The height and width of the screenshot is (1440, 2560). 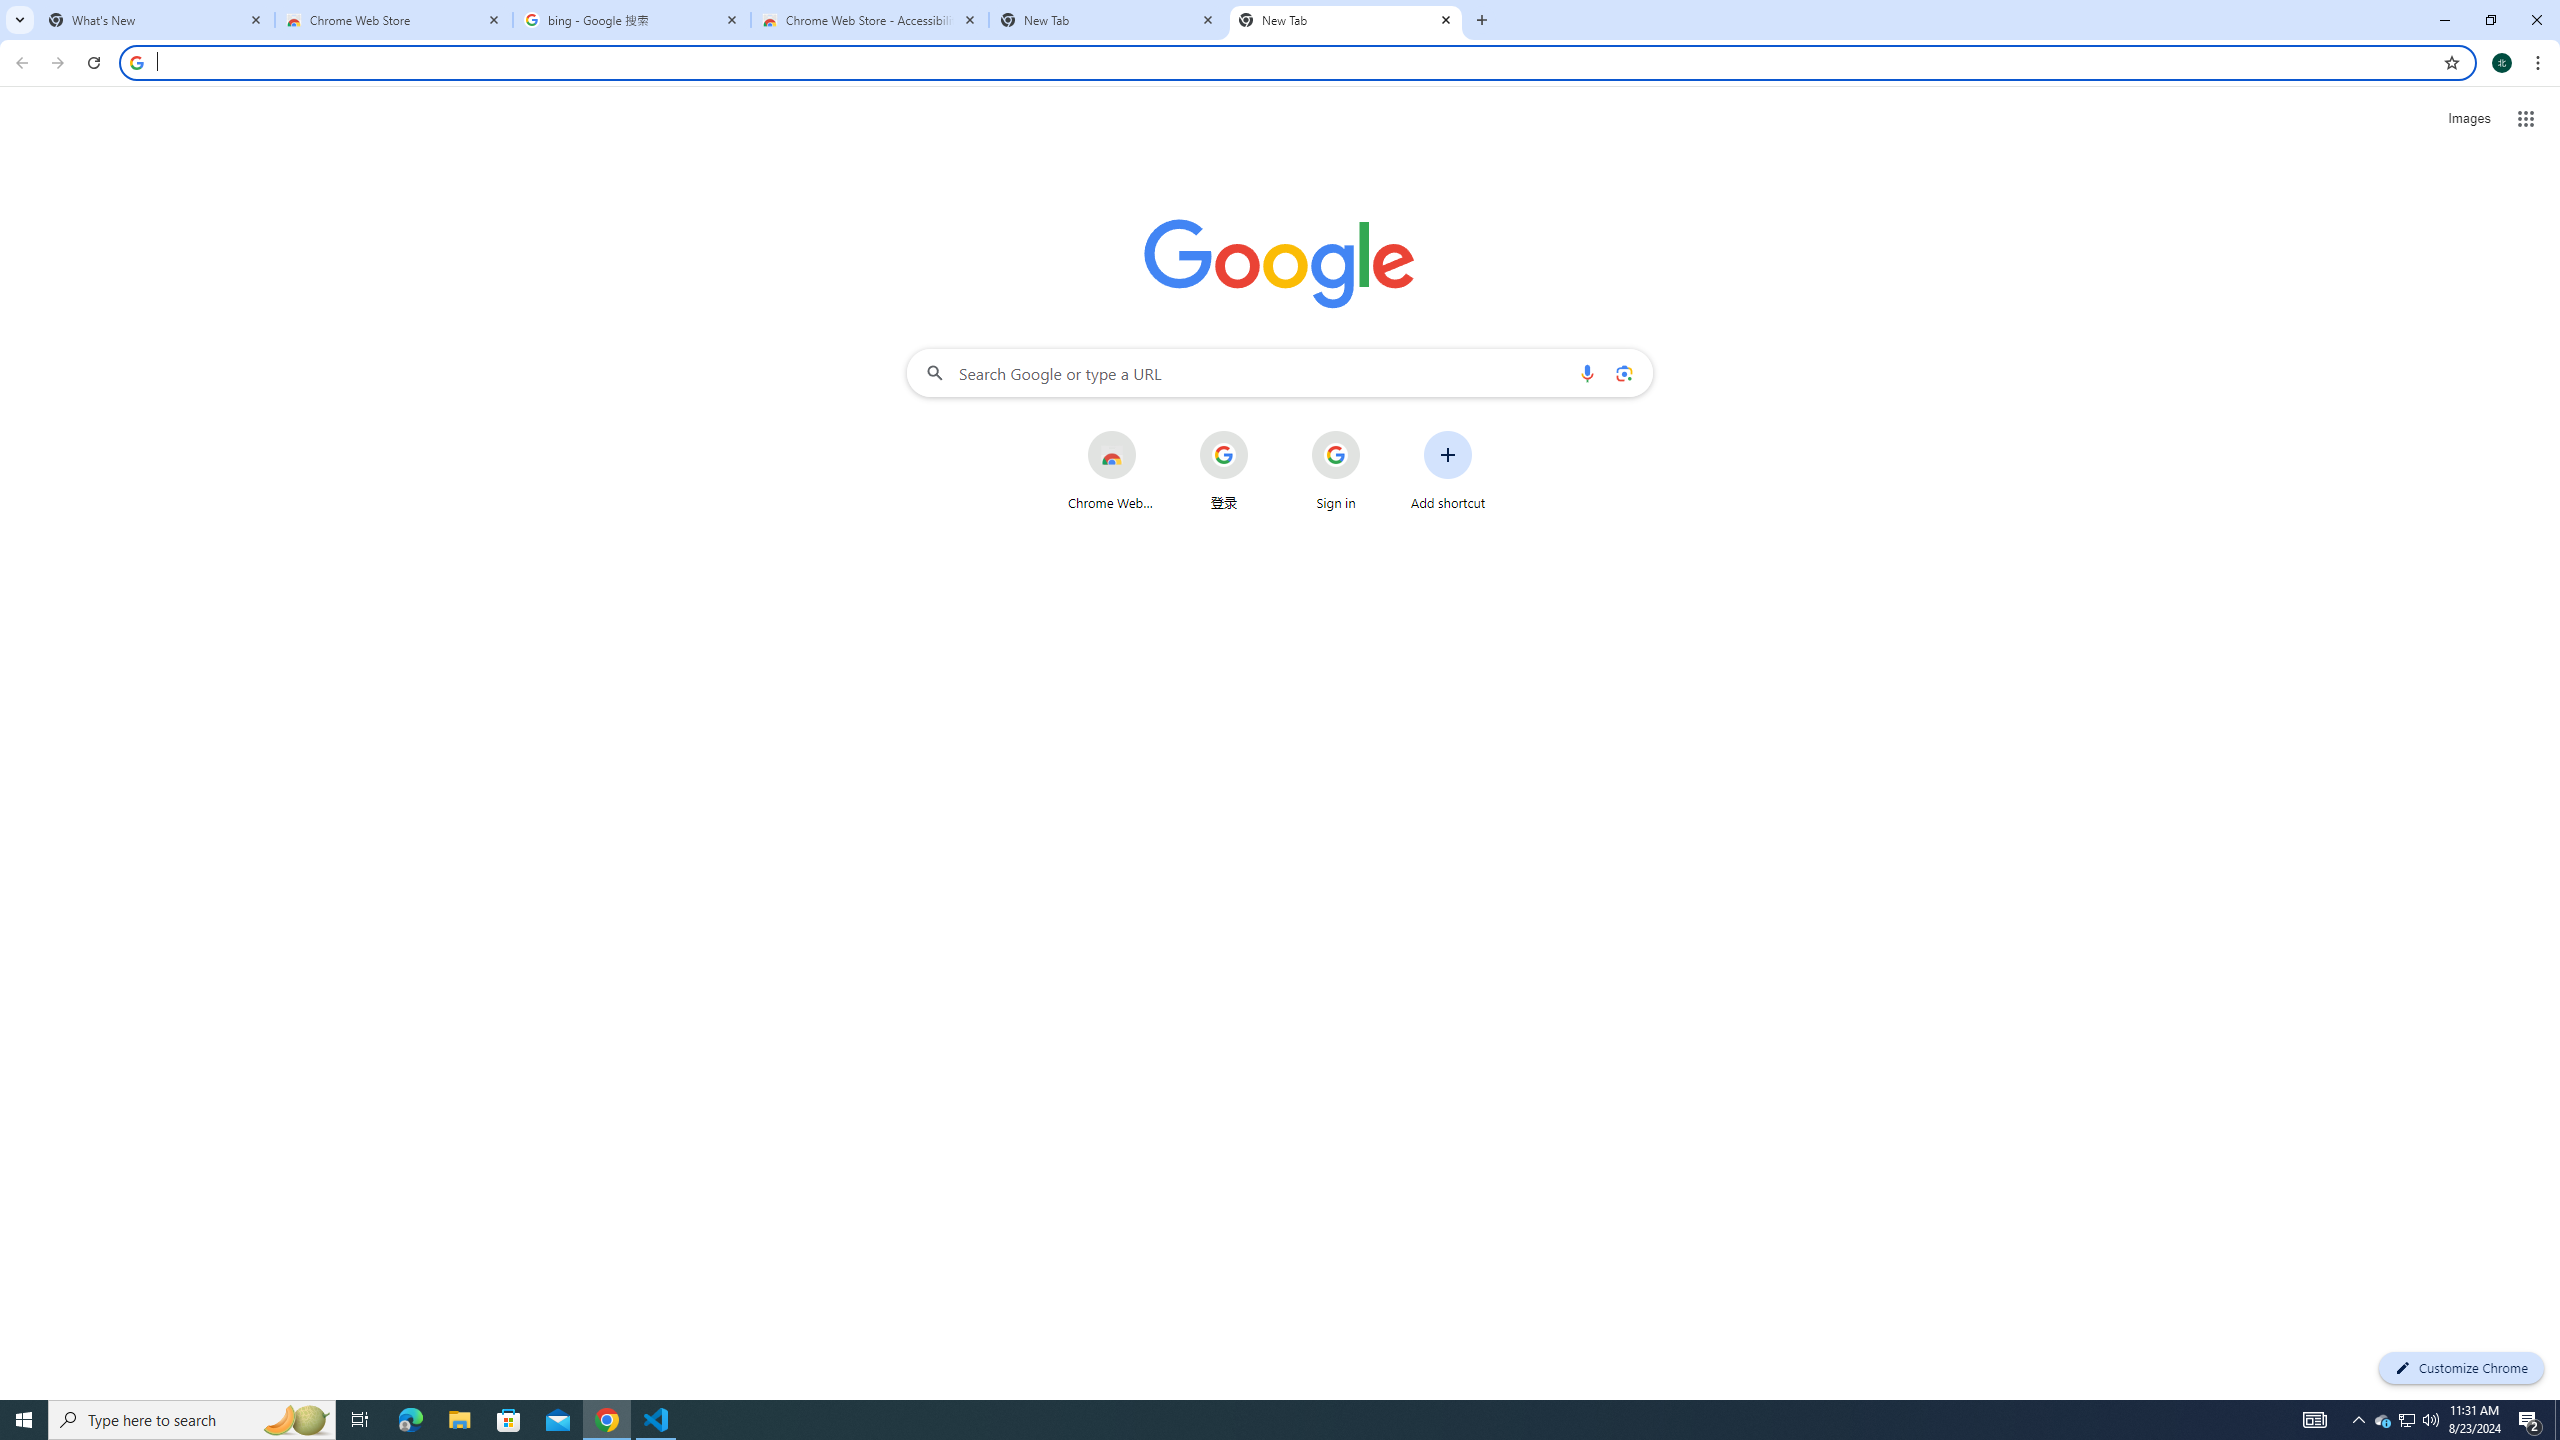 I want to click on 'Bookmark this tab', so click(x=2450, y=61).